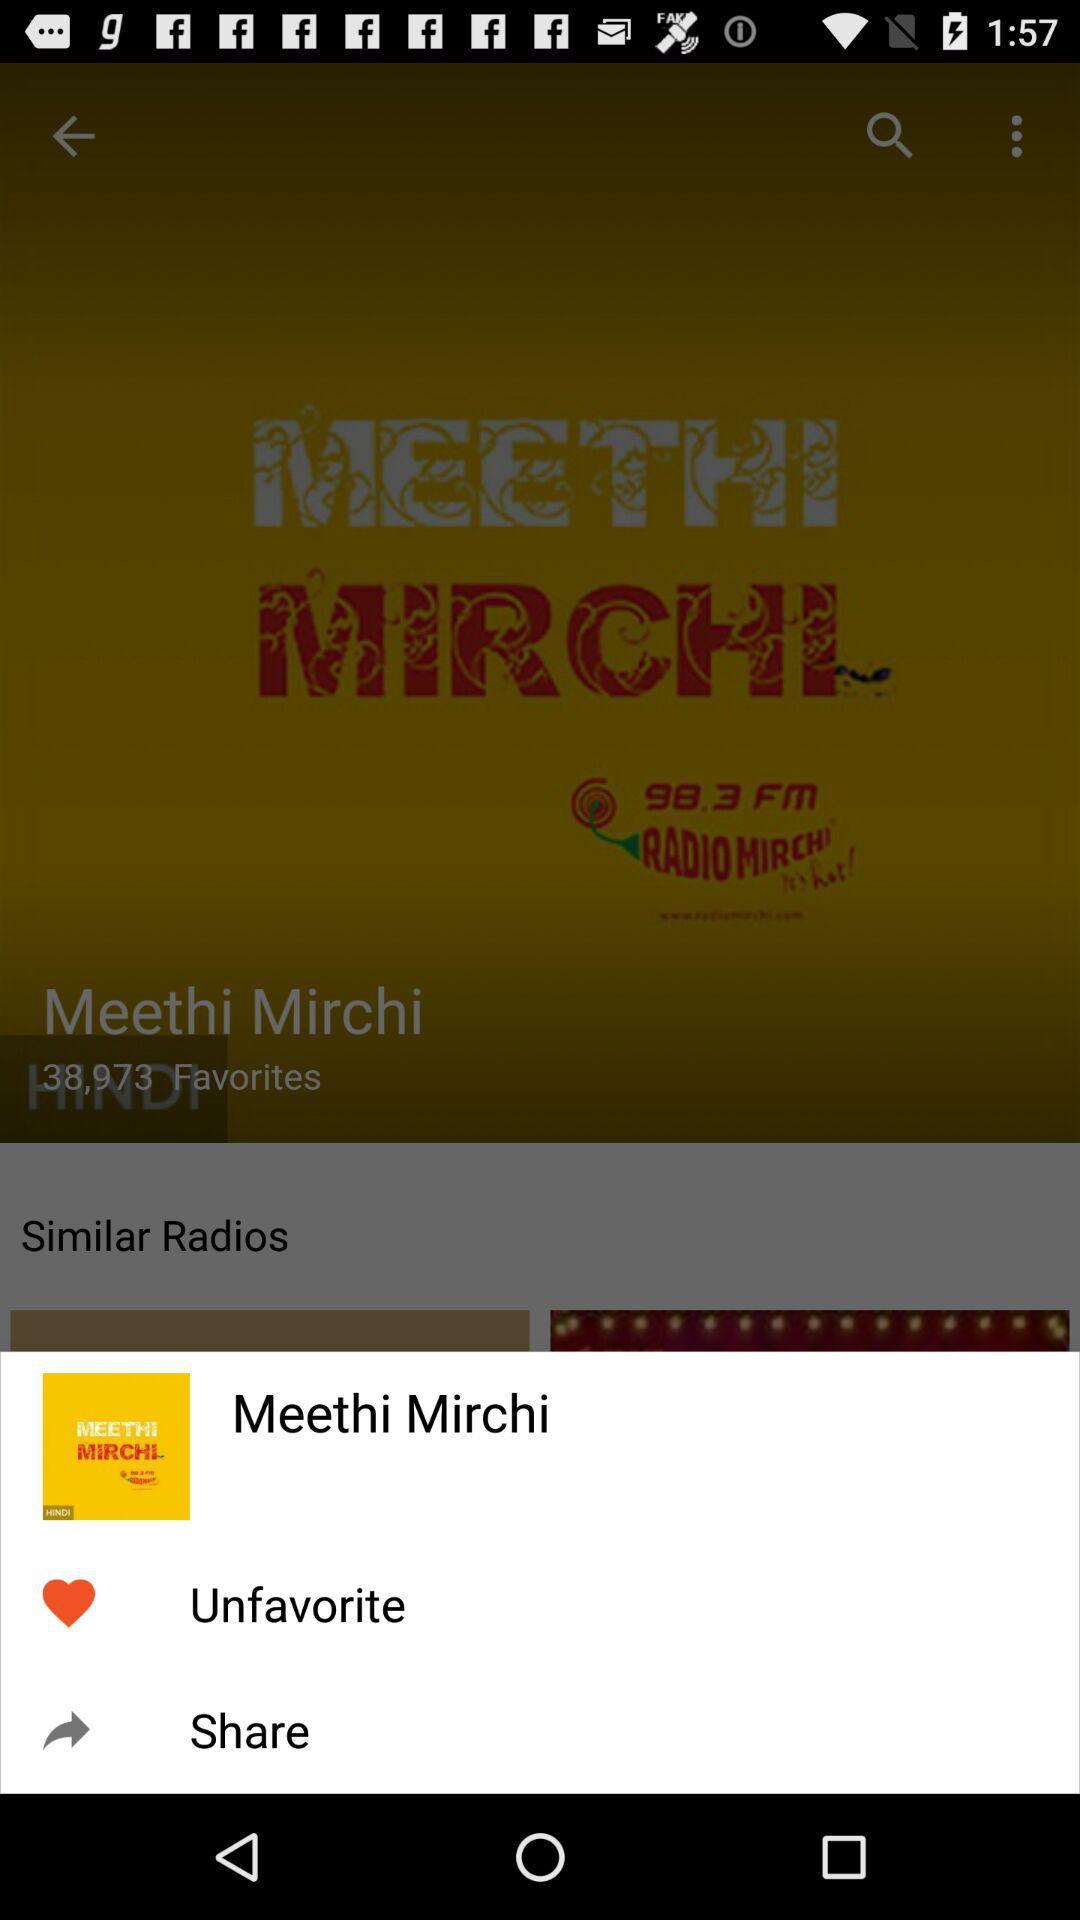 This screenshot has width=1080, height=1920. I want to click on the share, so click(248, 1729).